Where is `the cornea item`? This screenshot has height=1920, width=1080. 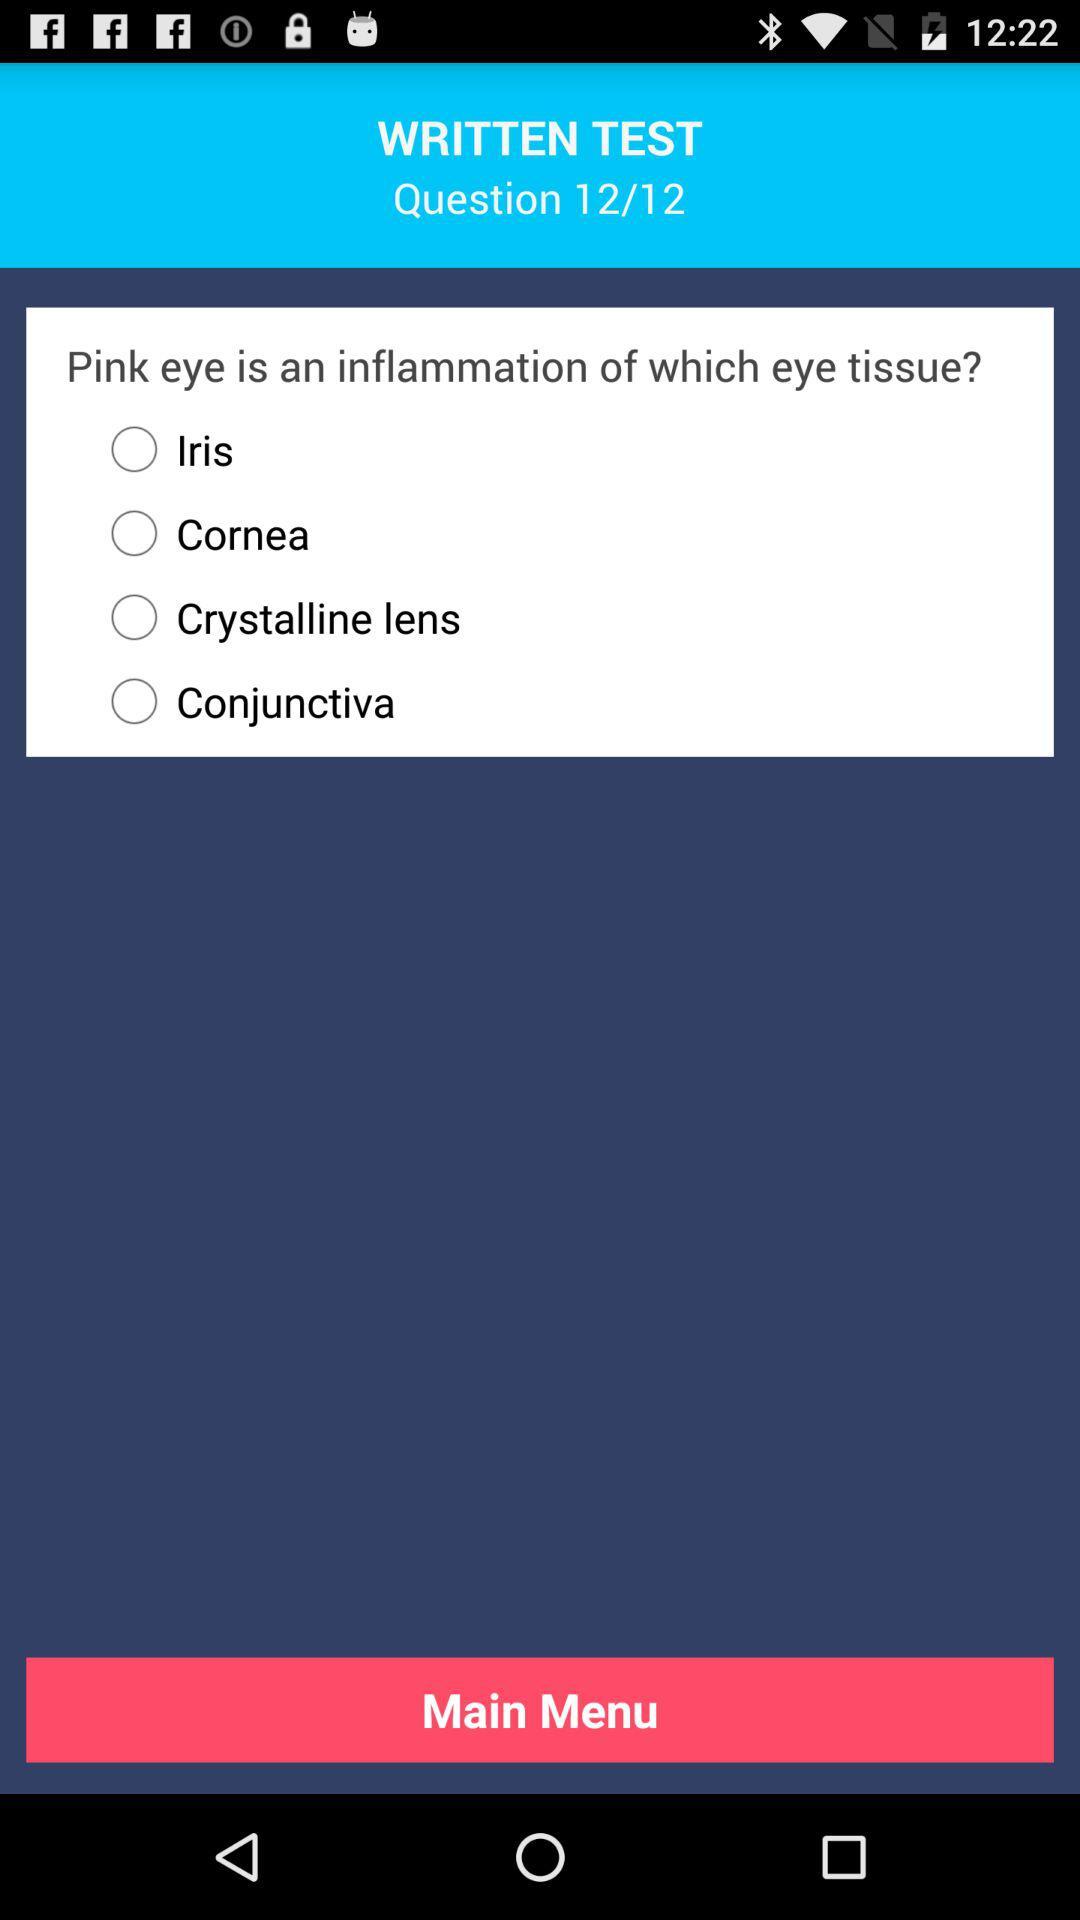 the cornea item is located at coordinates (200, 533).